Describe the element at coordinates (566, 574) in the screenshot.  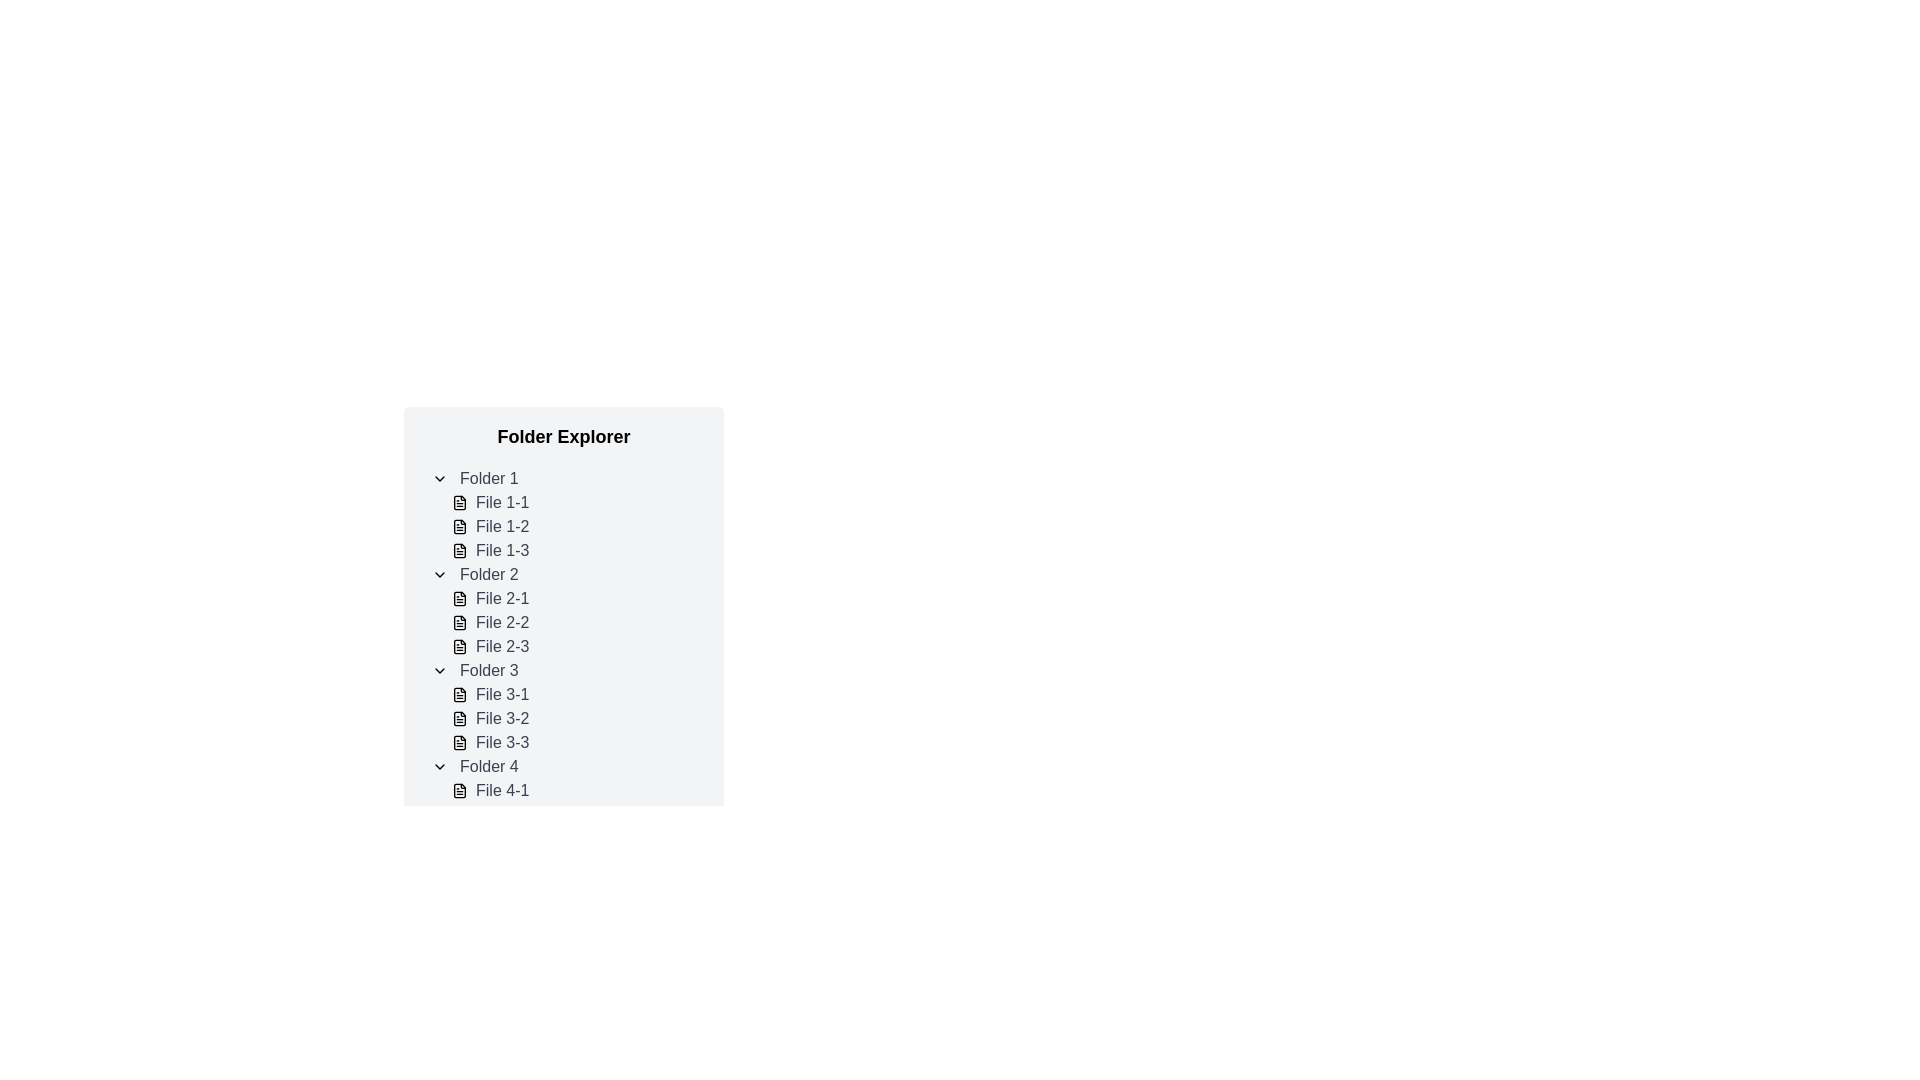
I see `the second top-level folder` at that location.